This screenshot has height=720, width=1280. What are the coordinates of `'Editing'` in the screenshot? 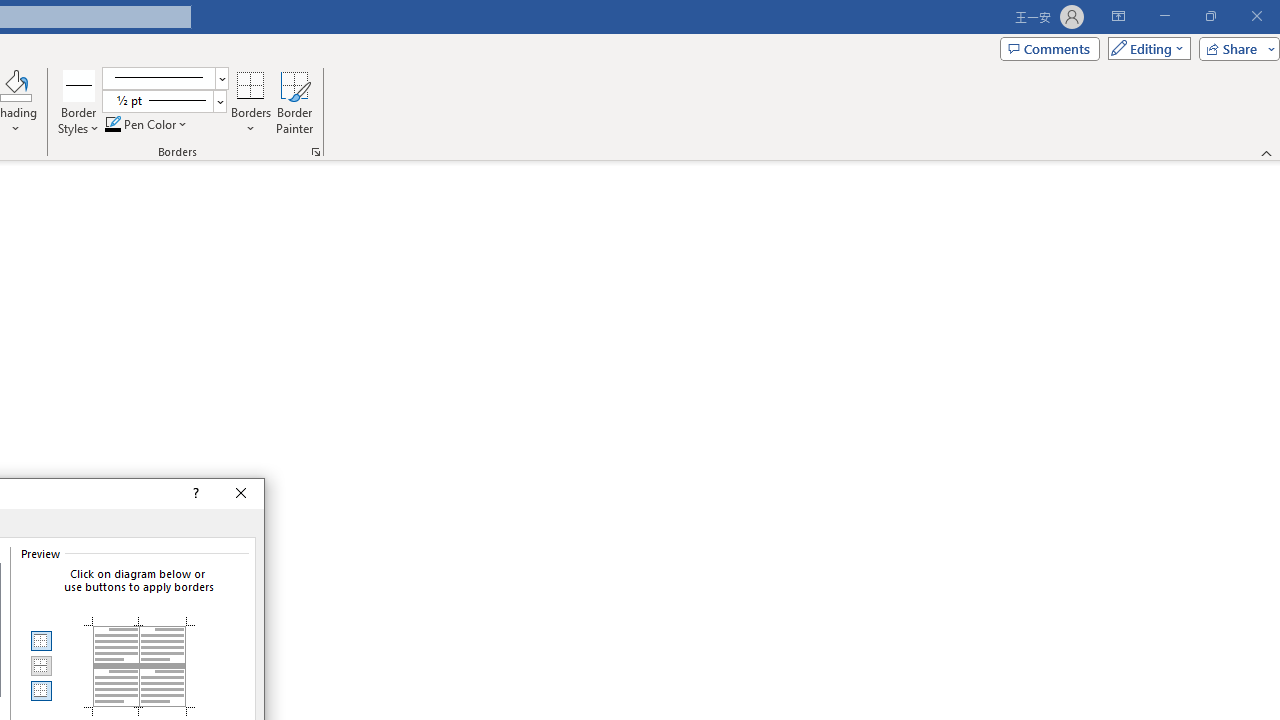 It's located at (1144, 47).